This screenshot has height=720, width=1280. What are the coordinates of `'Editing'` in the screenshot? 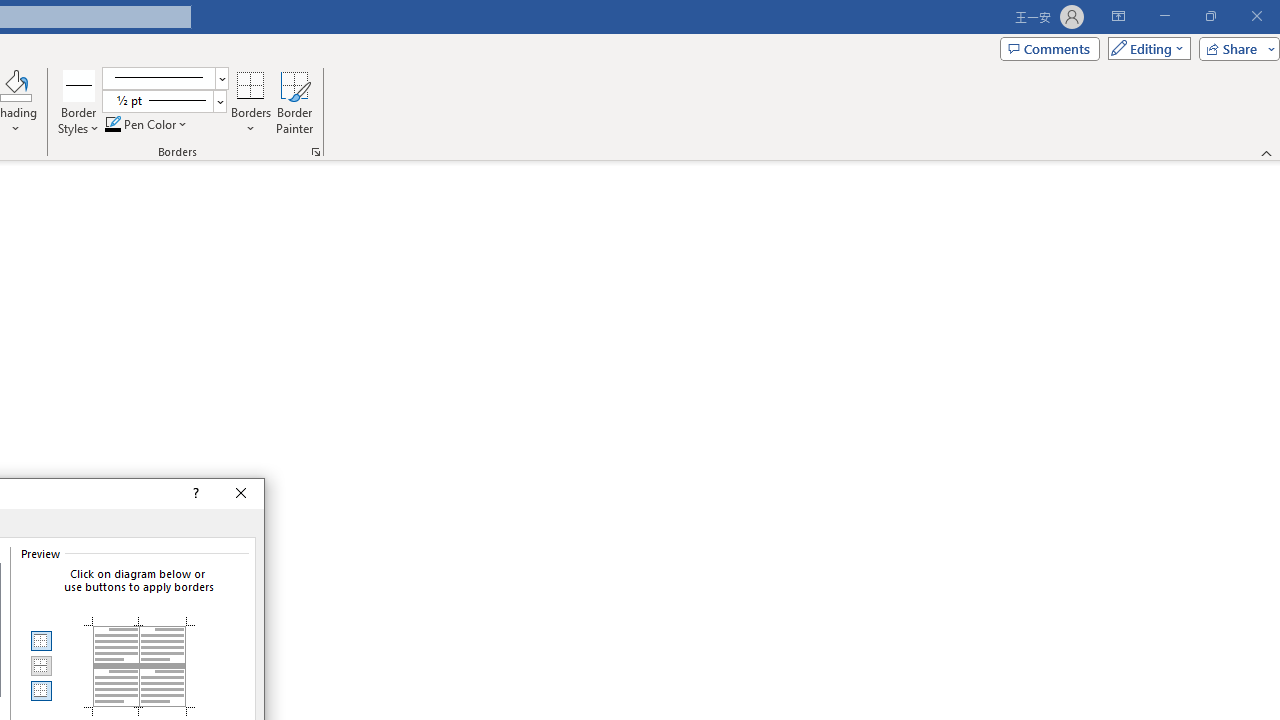 It's located at (1144, 47).